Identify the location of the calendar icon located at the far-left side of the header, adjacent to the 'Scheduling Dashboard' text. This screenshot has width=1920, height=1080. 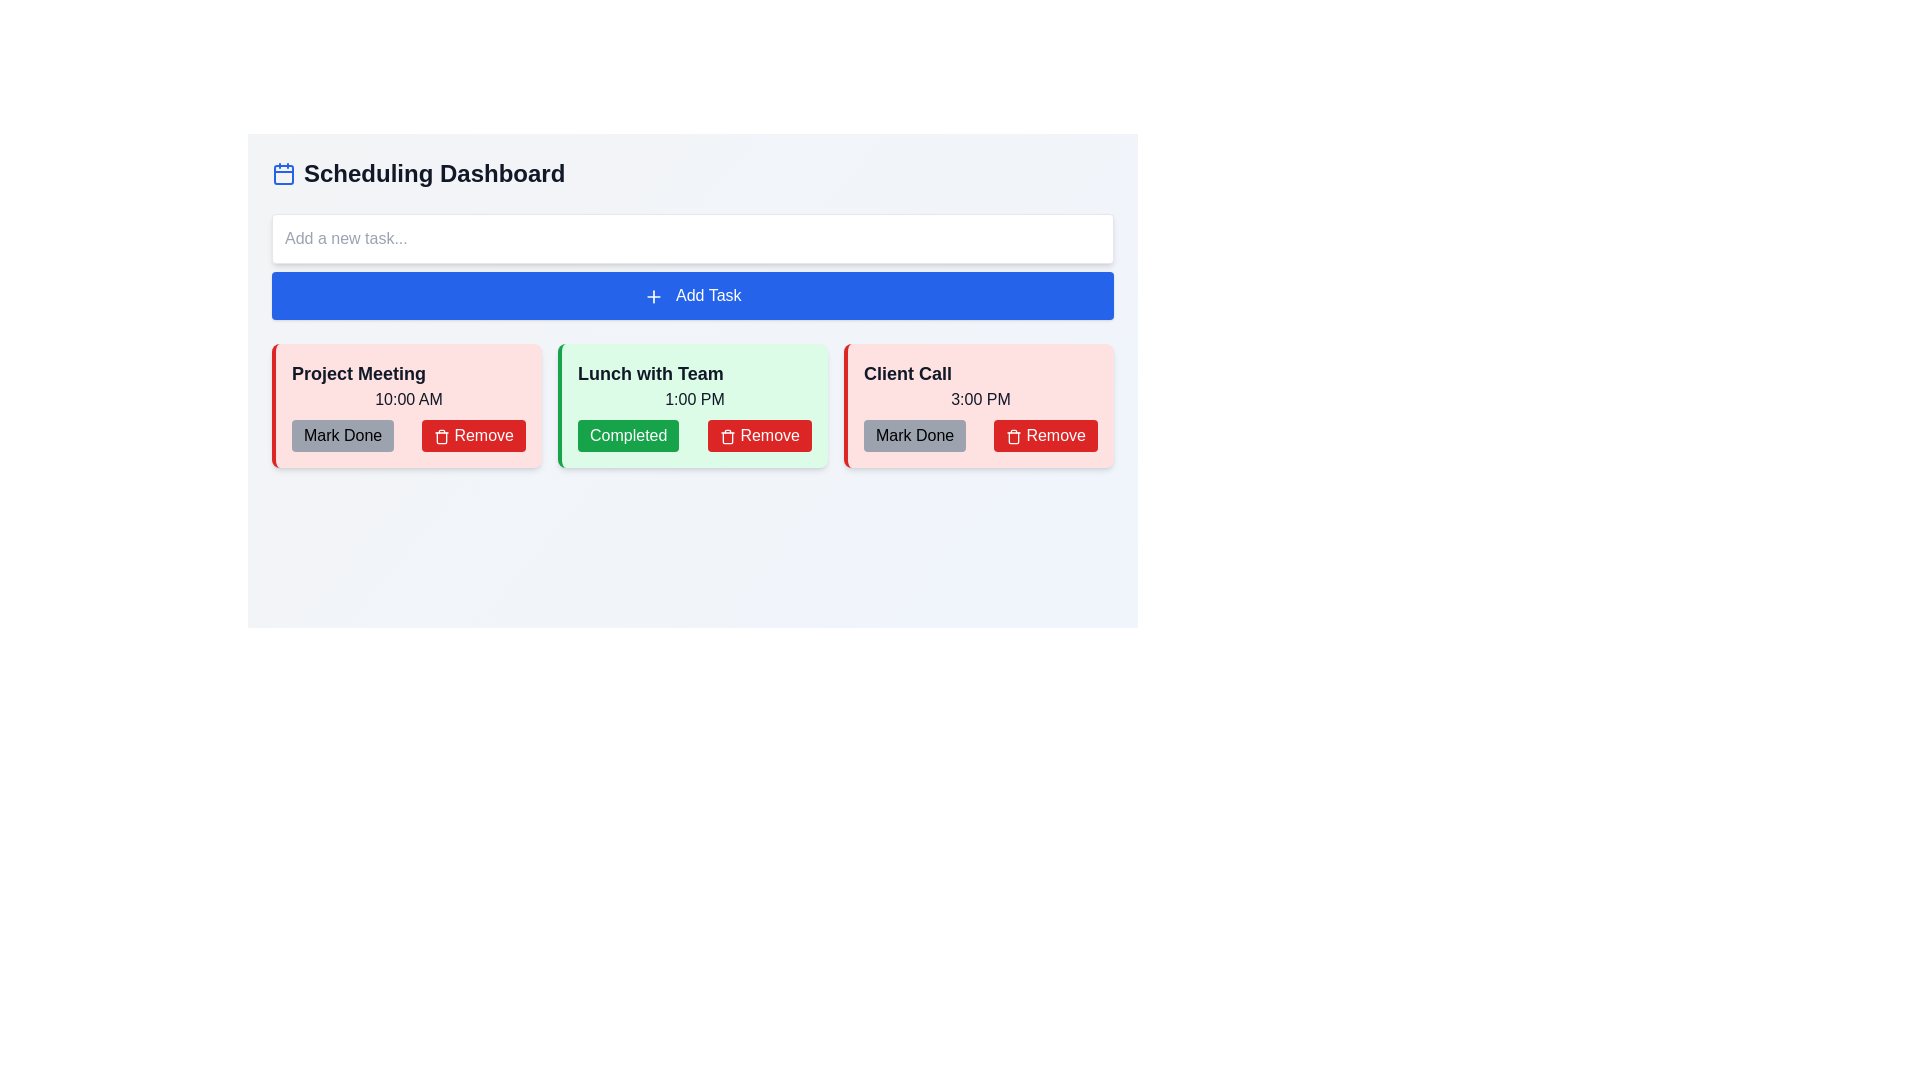
(282, 172).